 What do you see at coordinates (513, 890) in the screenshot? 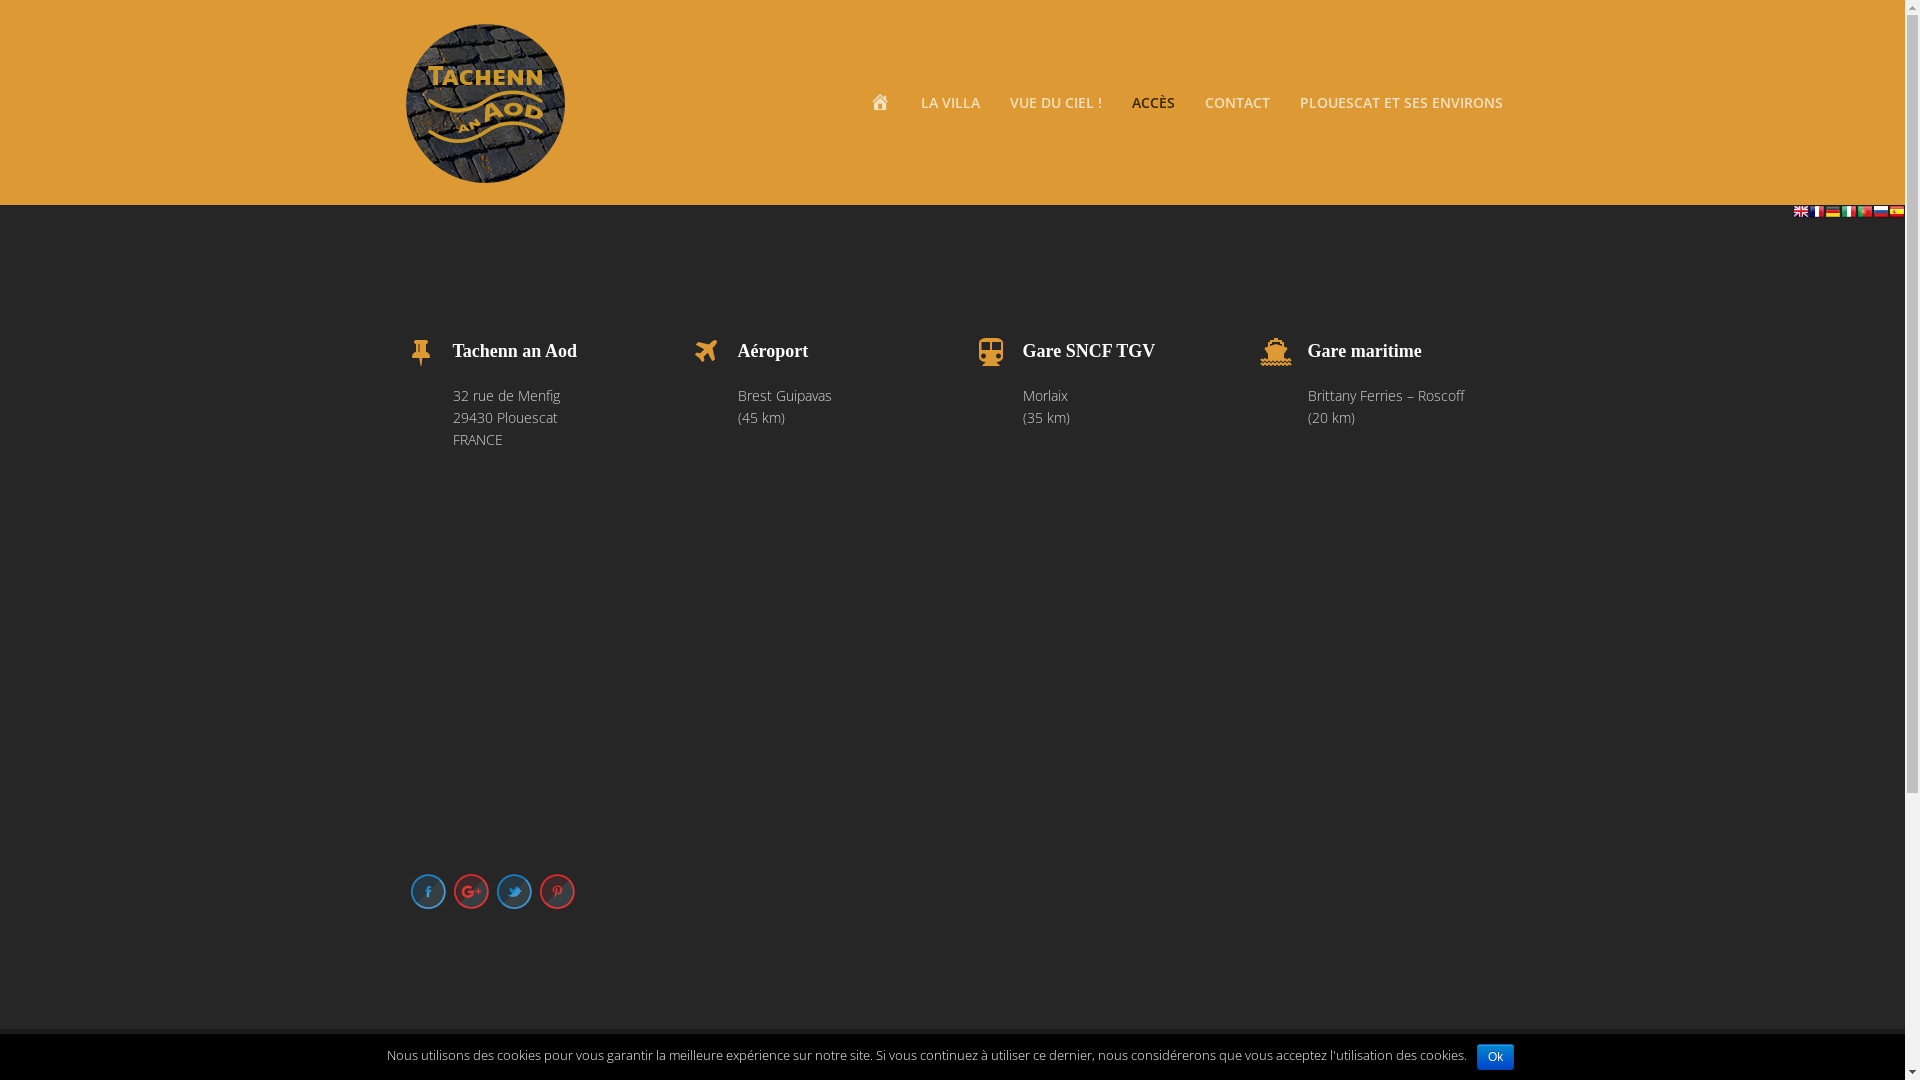
I see `'Twitter'` at bounding box center [513, 890].